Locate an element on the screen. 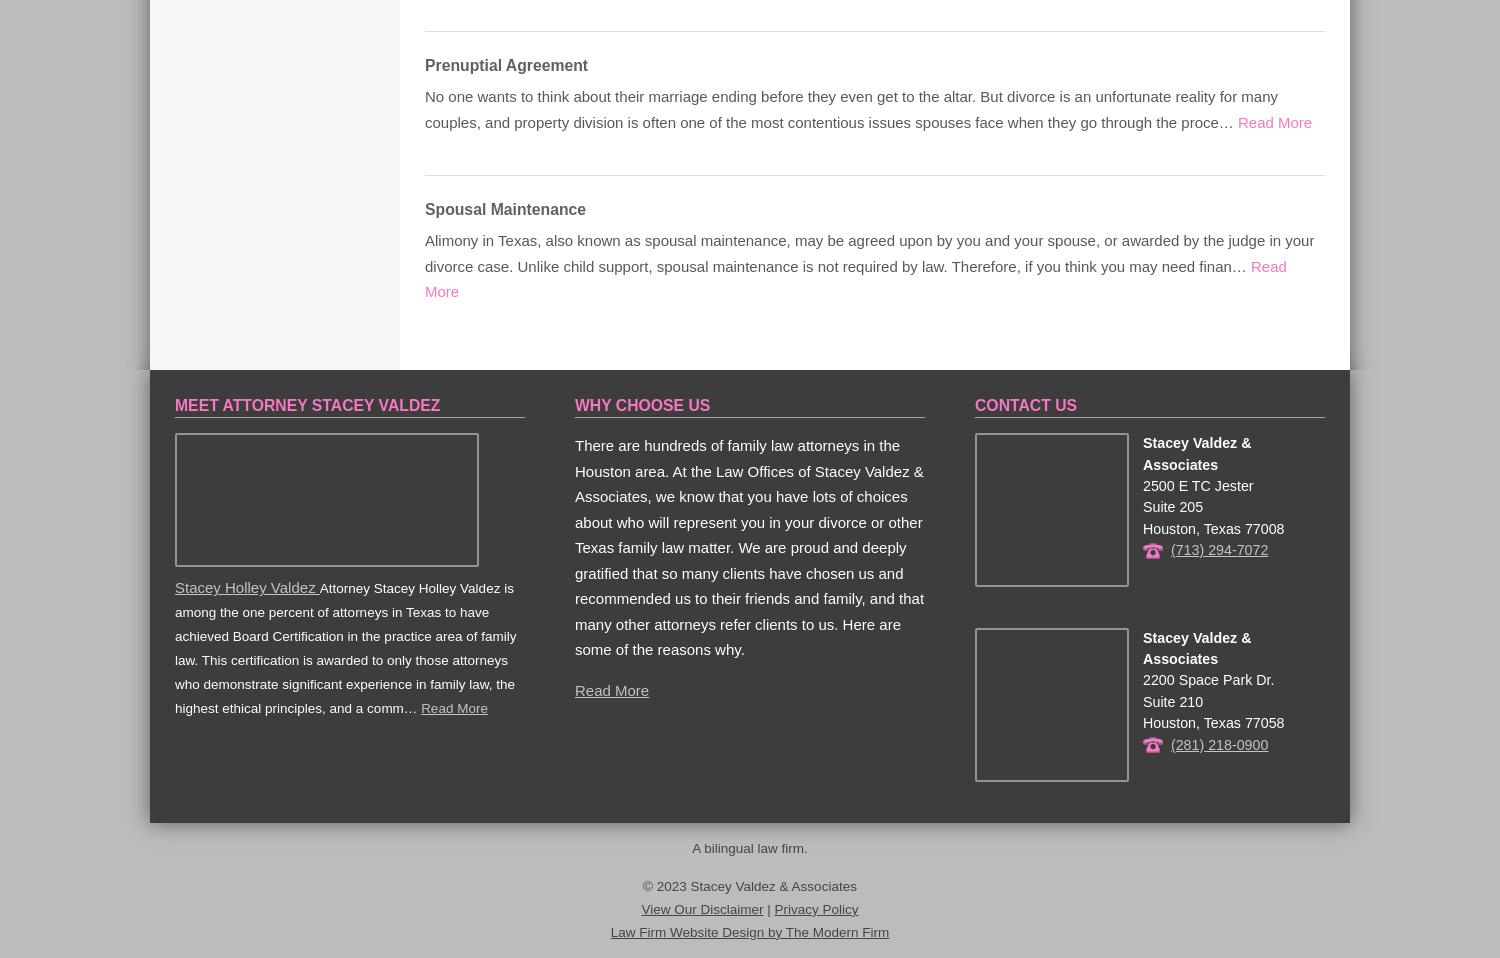 This screenshot has height=958, width=1500. '(713) 294-7072' is located at coordinates (1218, 548).